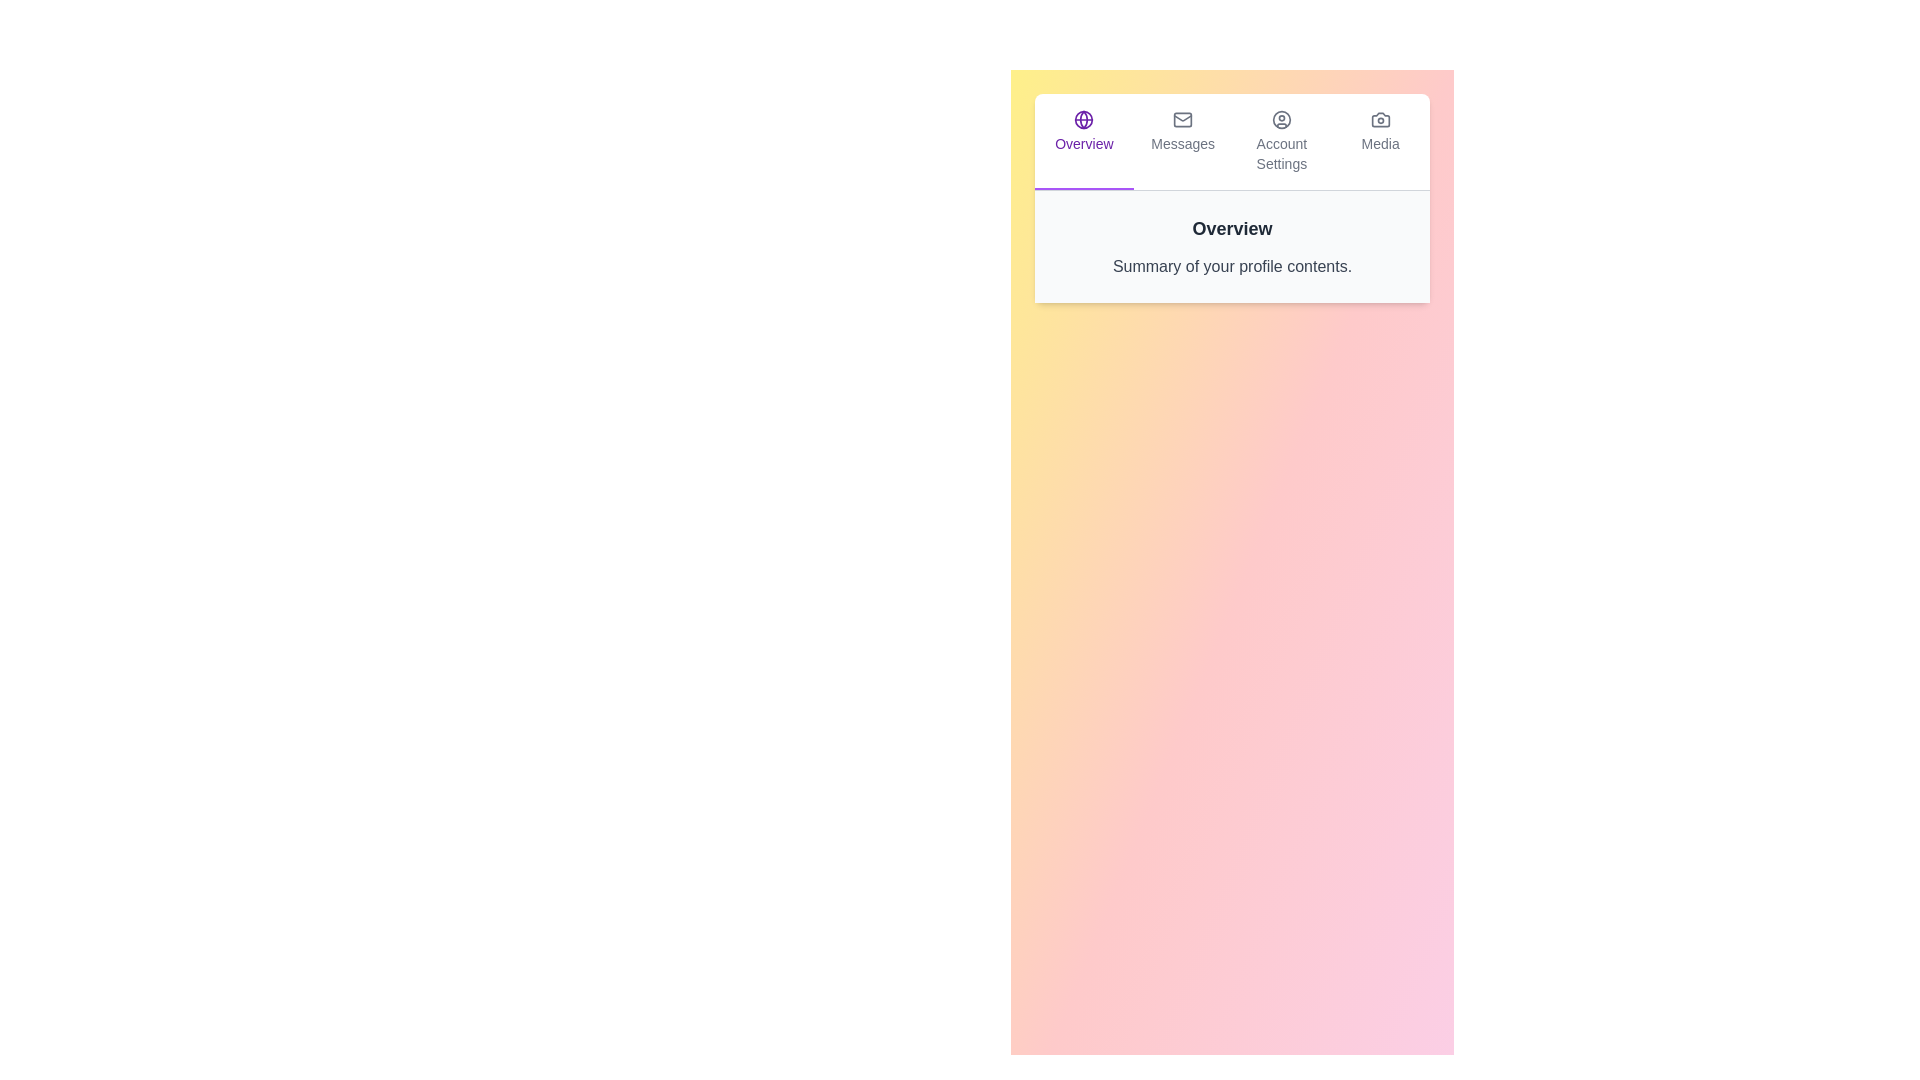  I want to click on the tab labeled Overview, so click(1083, 141).